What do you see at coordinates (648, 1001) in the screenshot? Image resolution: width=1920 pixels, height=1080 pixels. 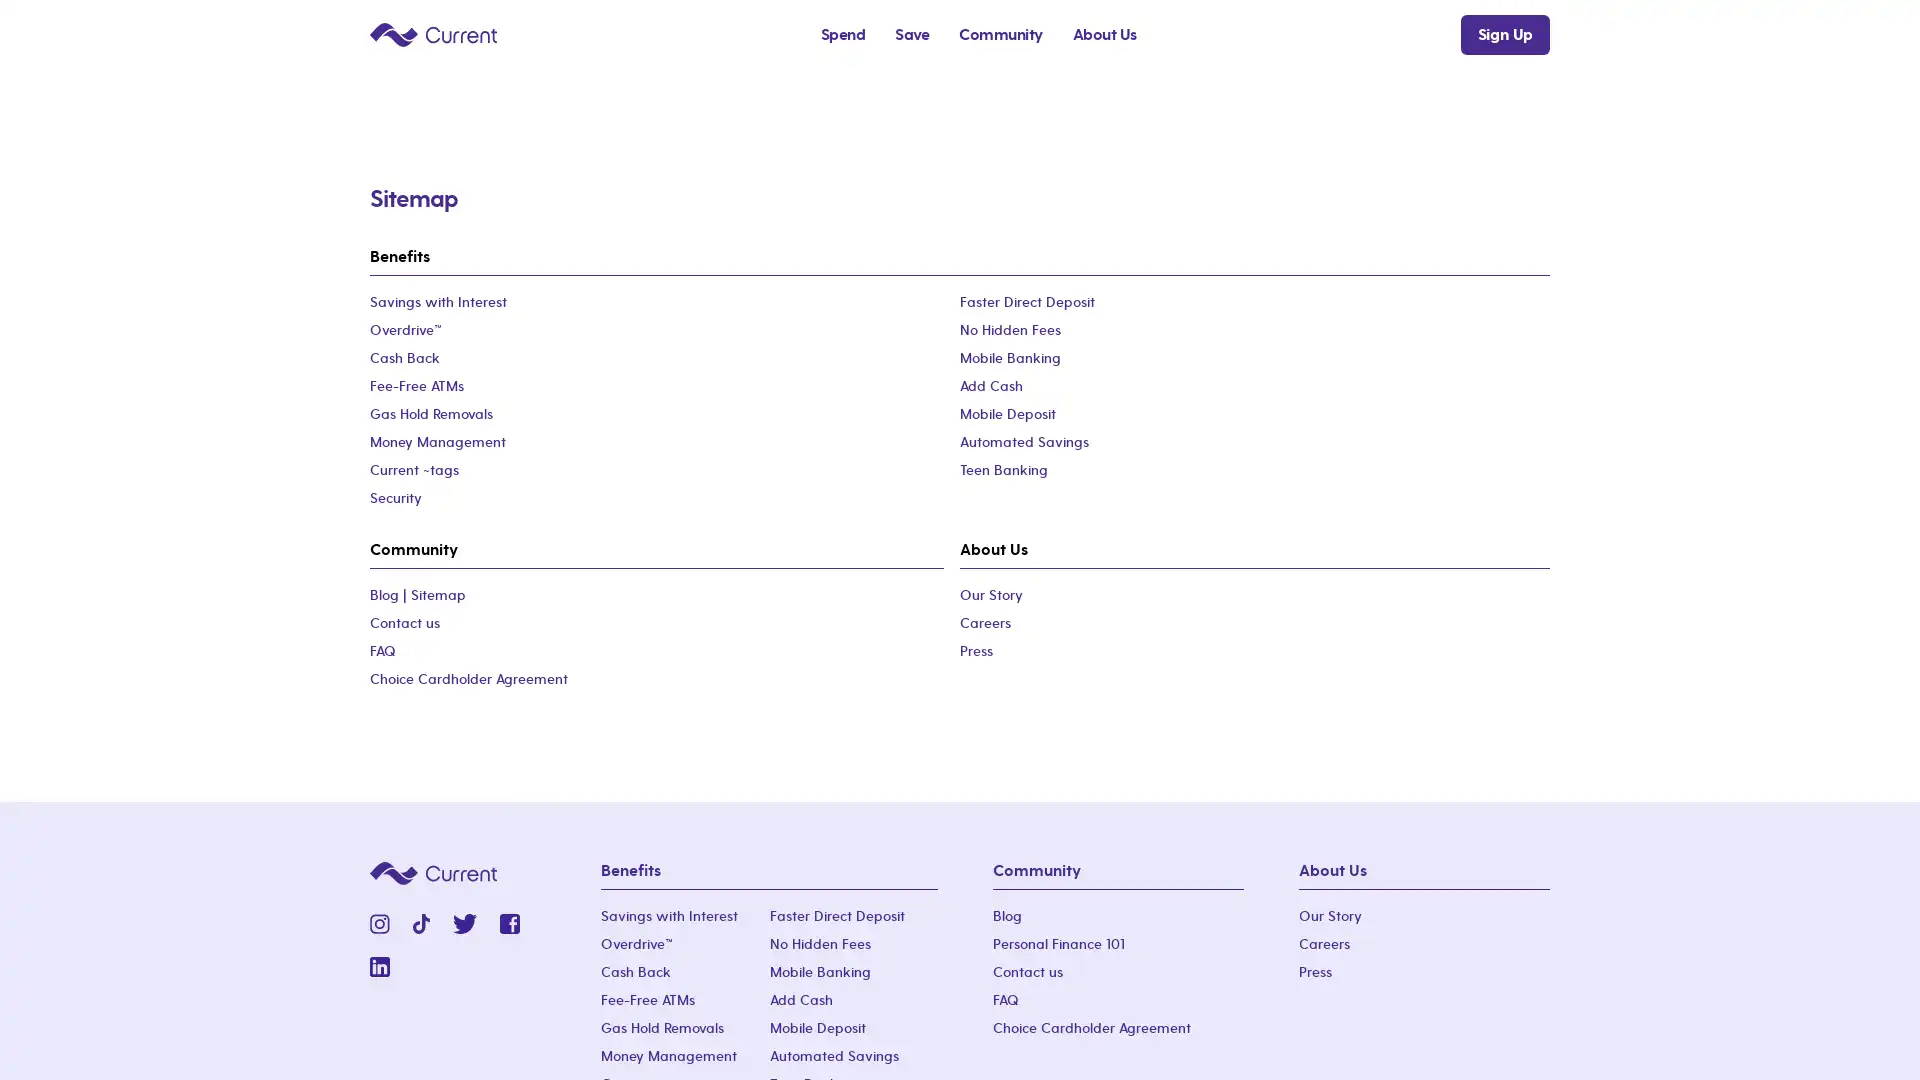 I see `Fee-Free ATMs` at bounding box center [648, 1001].